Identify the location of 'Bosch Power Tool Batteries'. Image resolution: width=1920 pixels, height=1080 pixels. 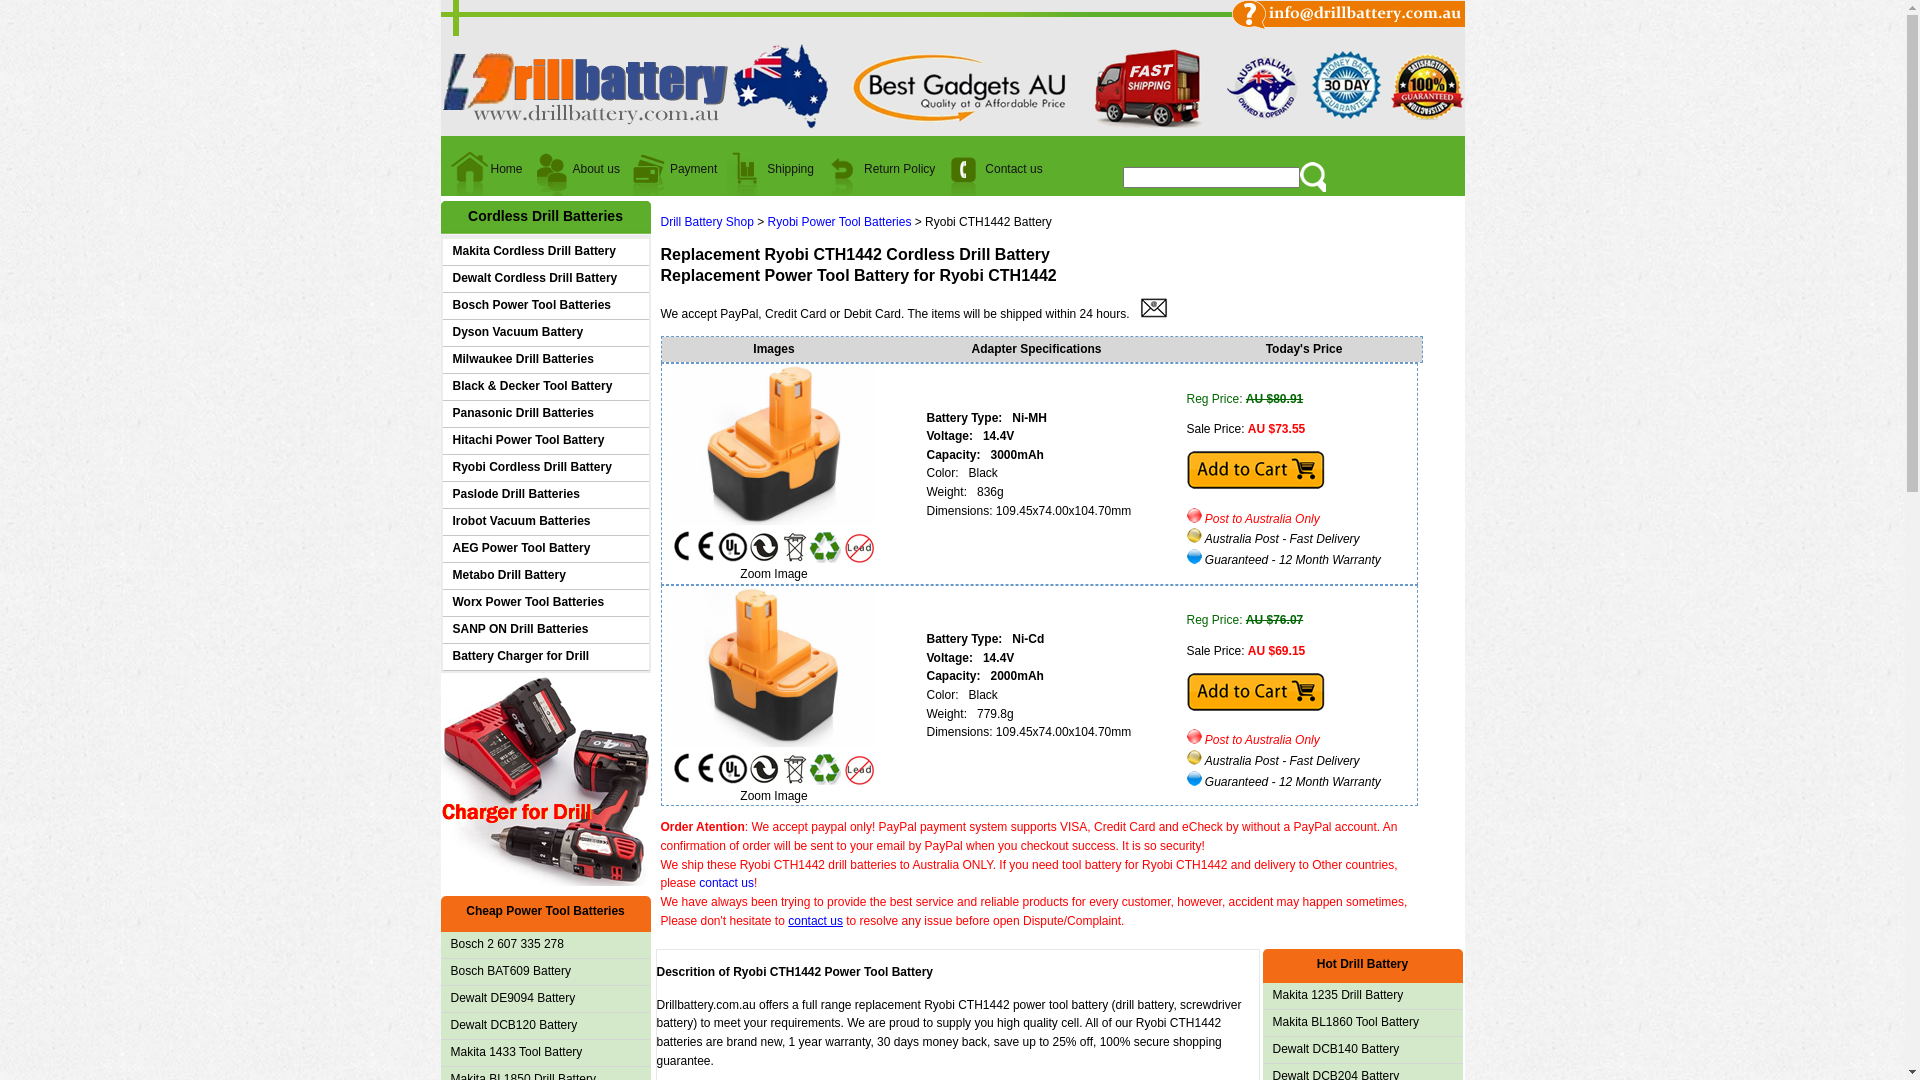
(545, 305).